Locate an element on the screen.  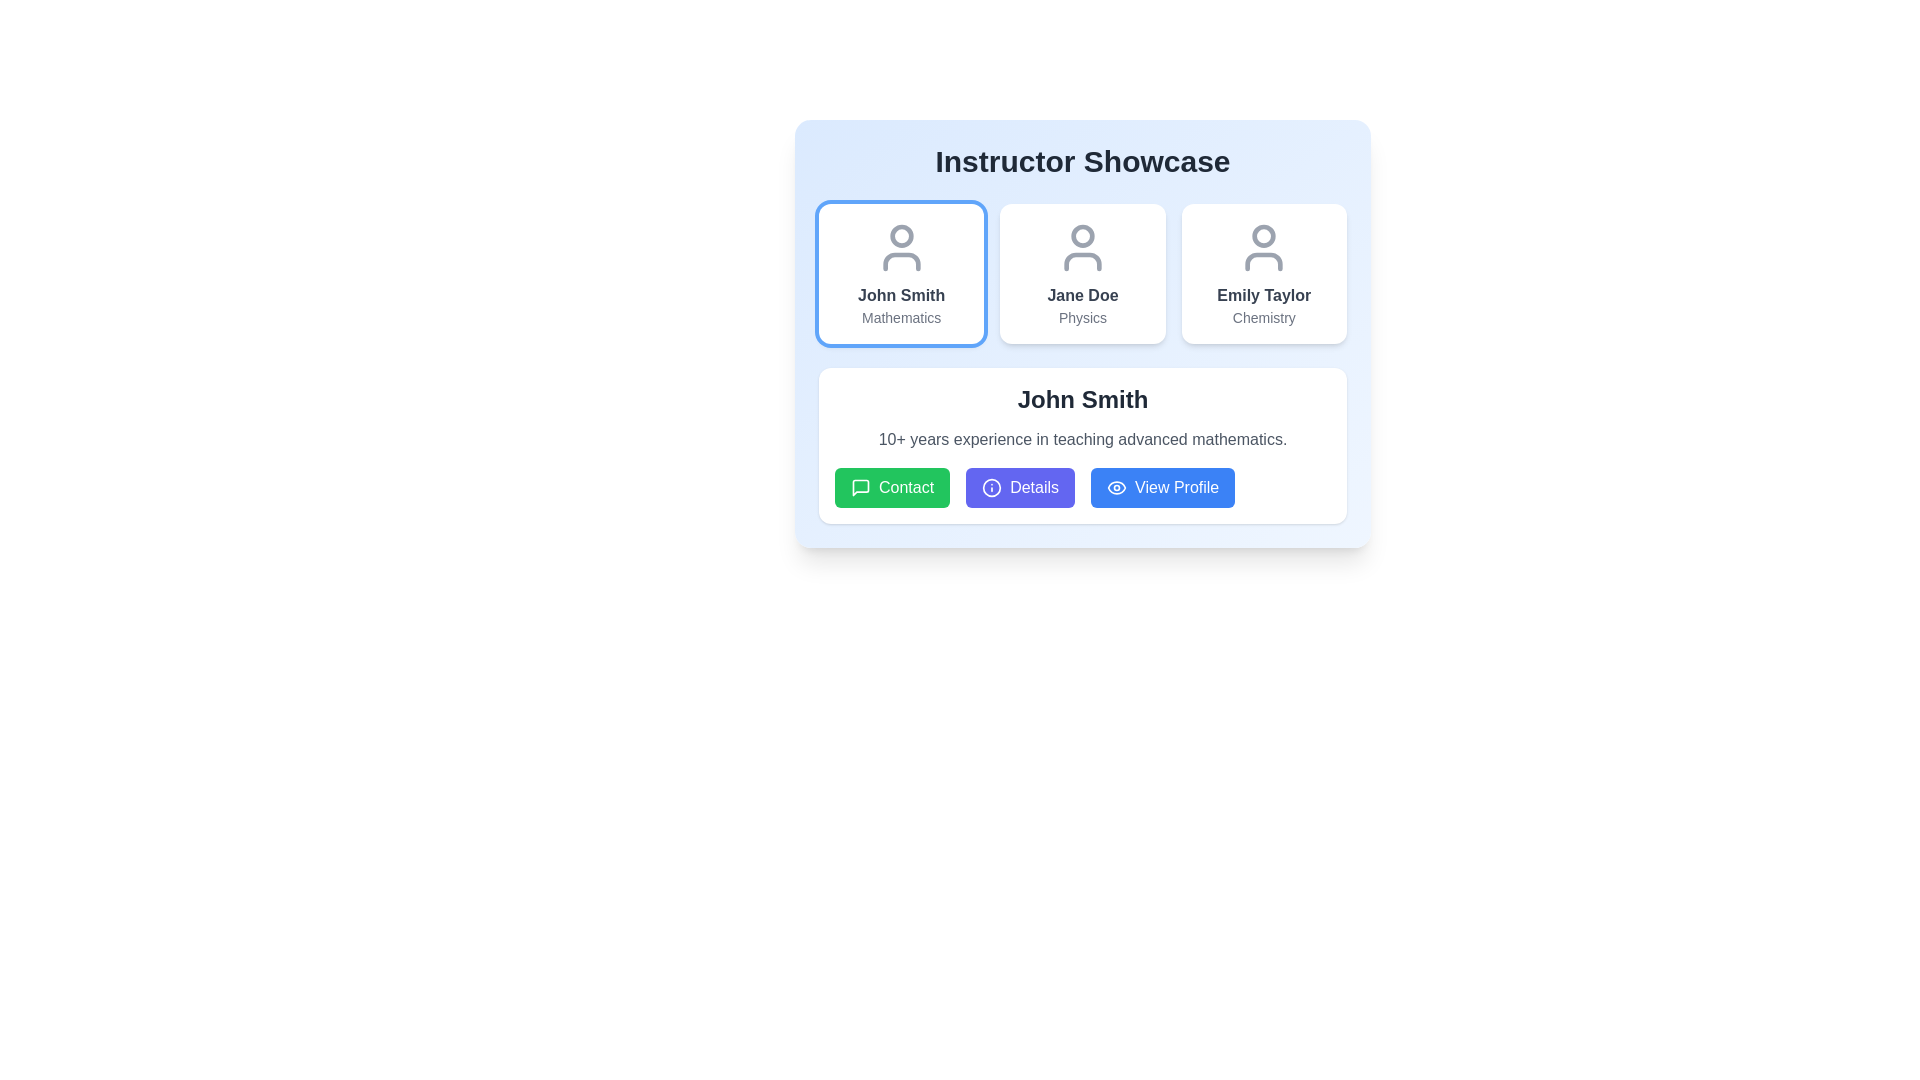
the icon representing 'Jane Doe', which is centrally located in the card for 'Jane Doe - Physics', positioned above the name 'Jane Doe' is located at coordinates (1082, 246).